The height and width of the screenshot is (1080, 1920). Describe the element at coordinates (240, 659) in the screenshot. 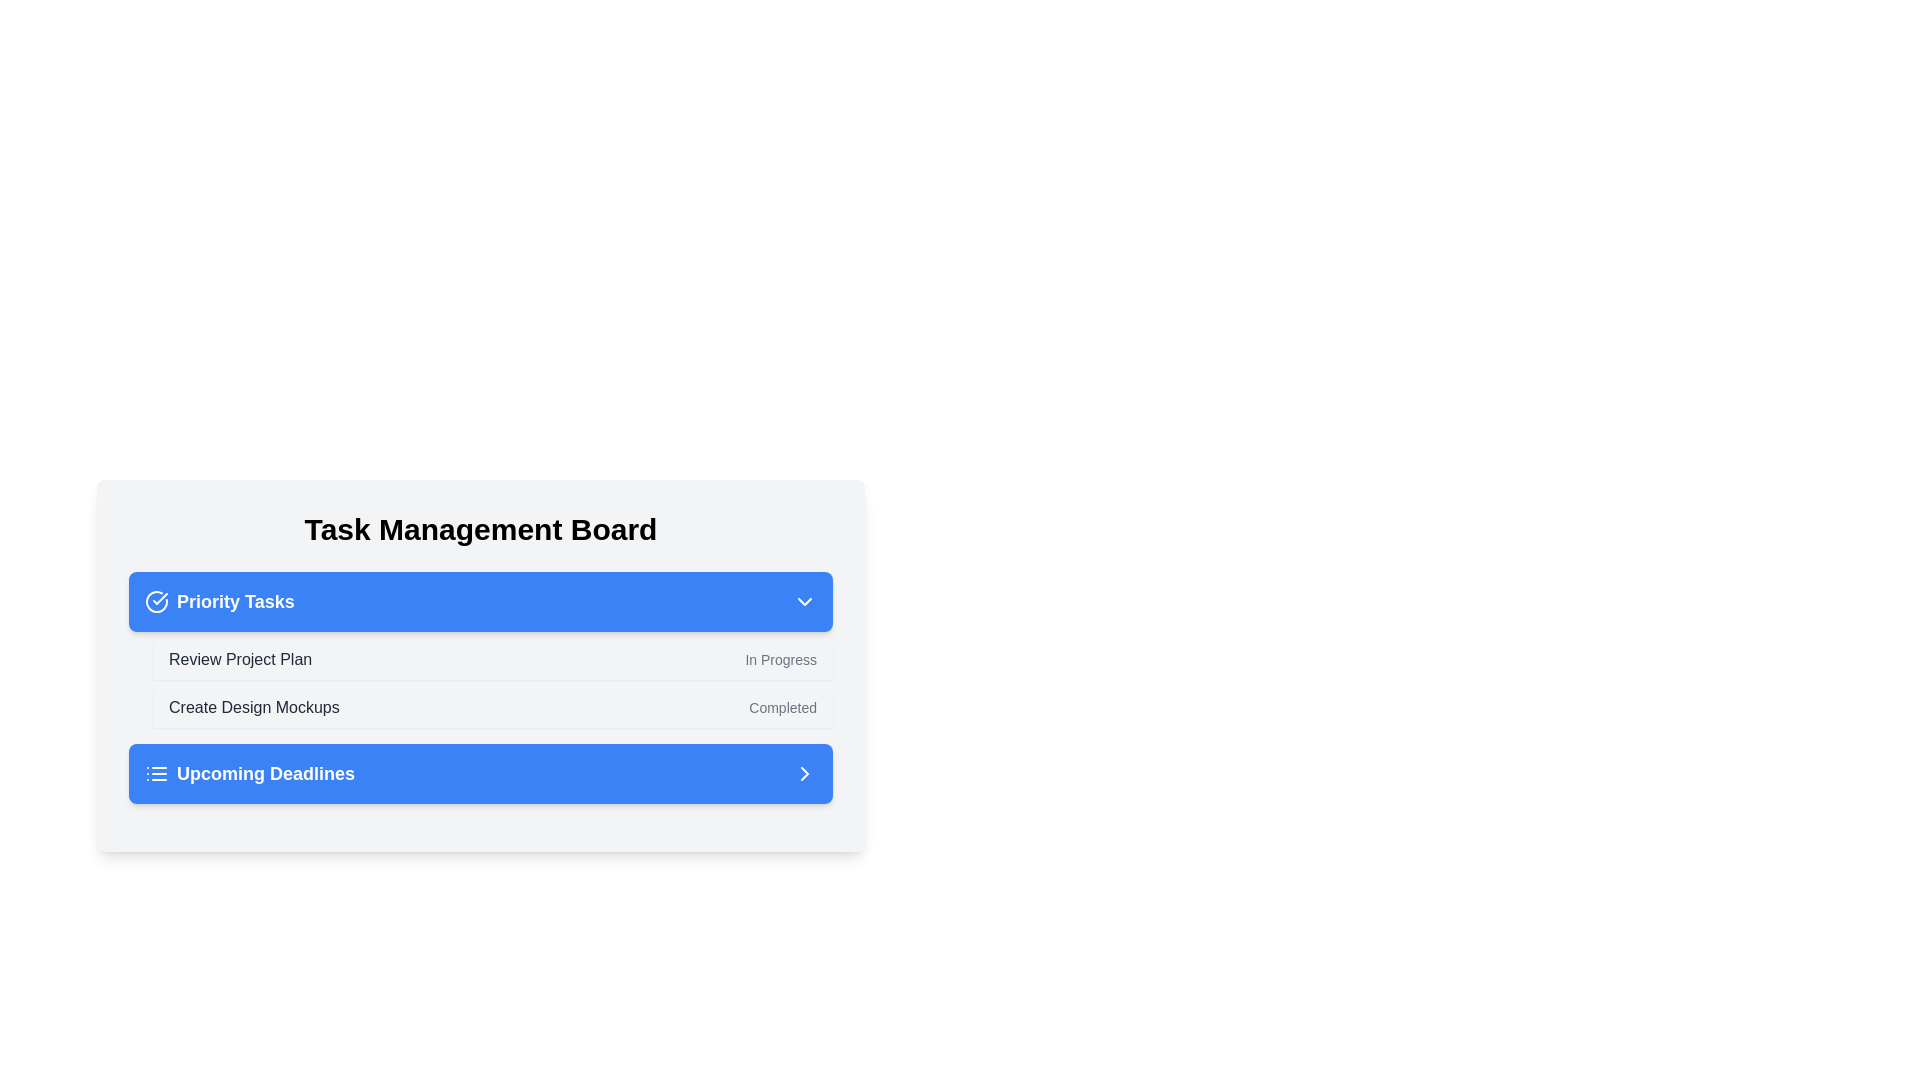

I see `the text label that says 'Review Project Plan' located in the 'Priority Tasks' section of the Task Management Board interface` at that location.